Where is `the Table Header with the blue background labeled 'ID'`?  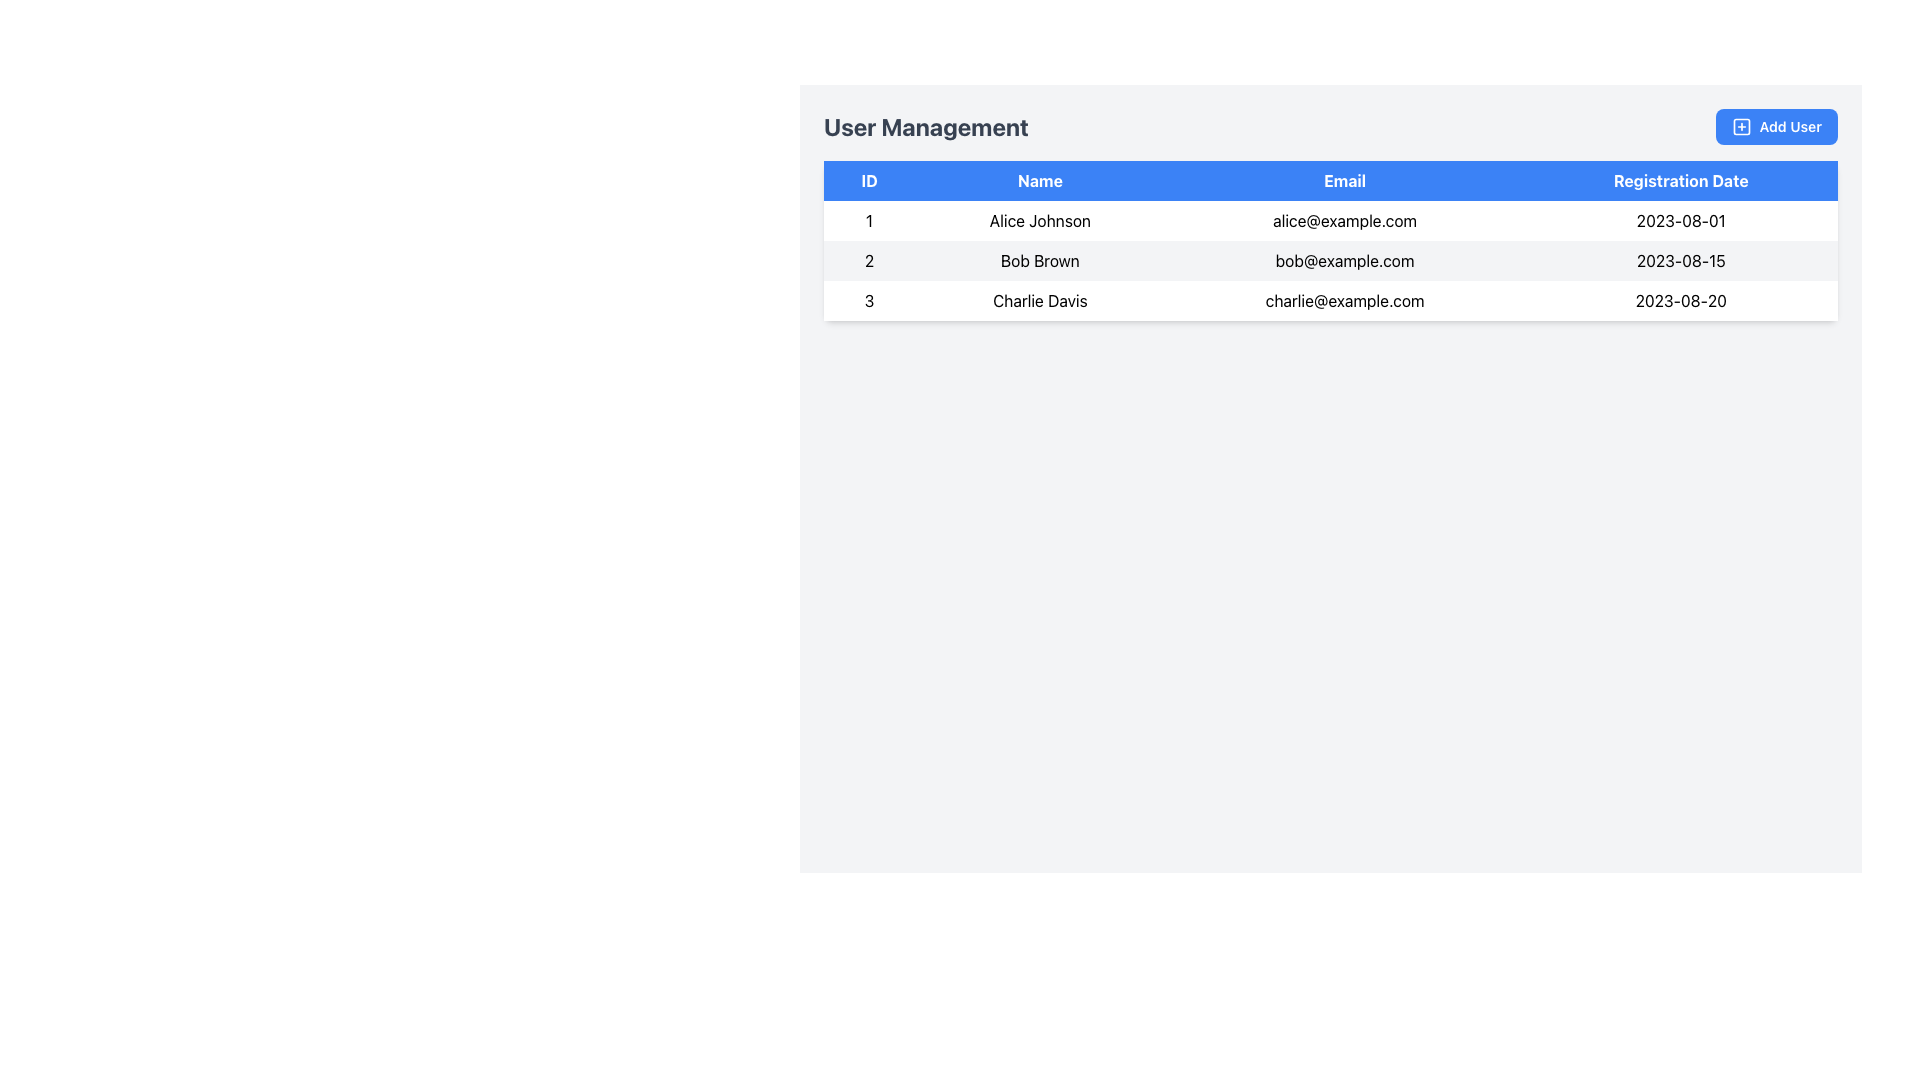
the Table Header with the blue background labeled 'ID' is located at coordinates (869, 181).